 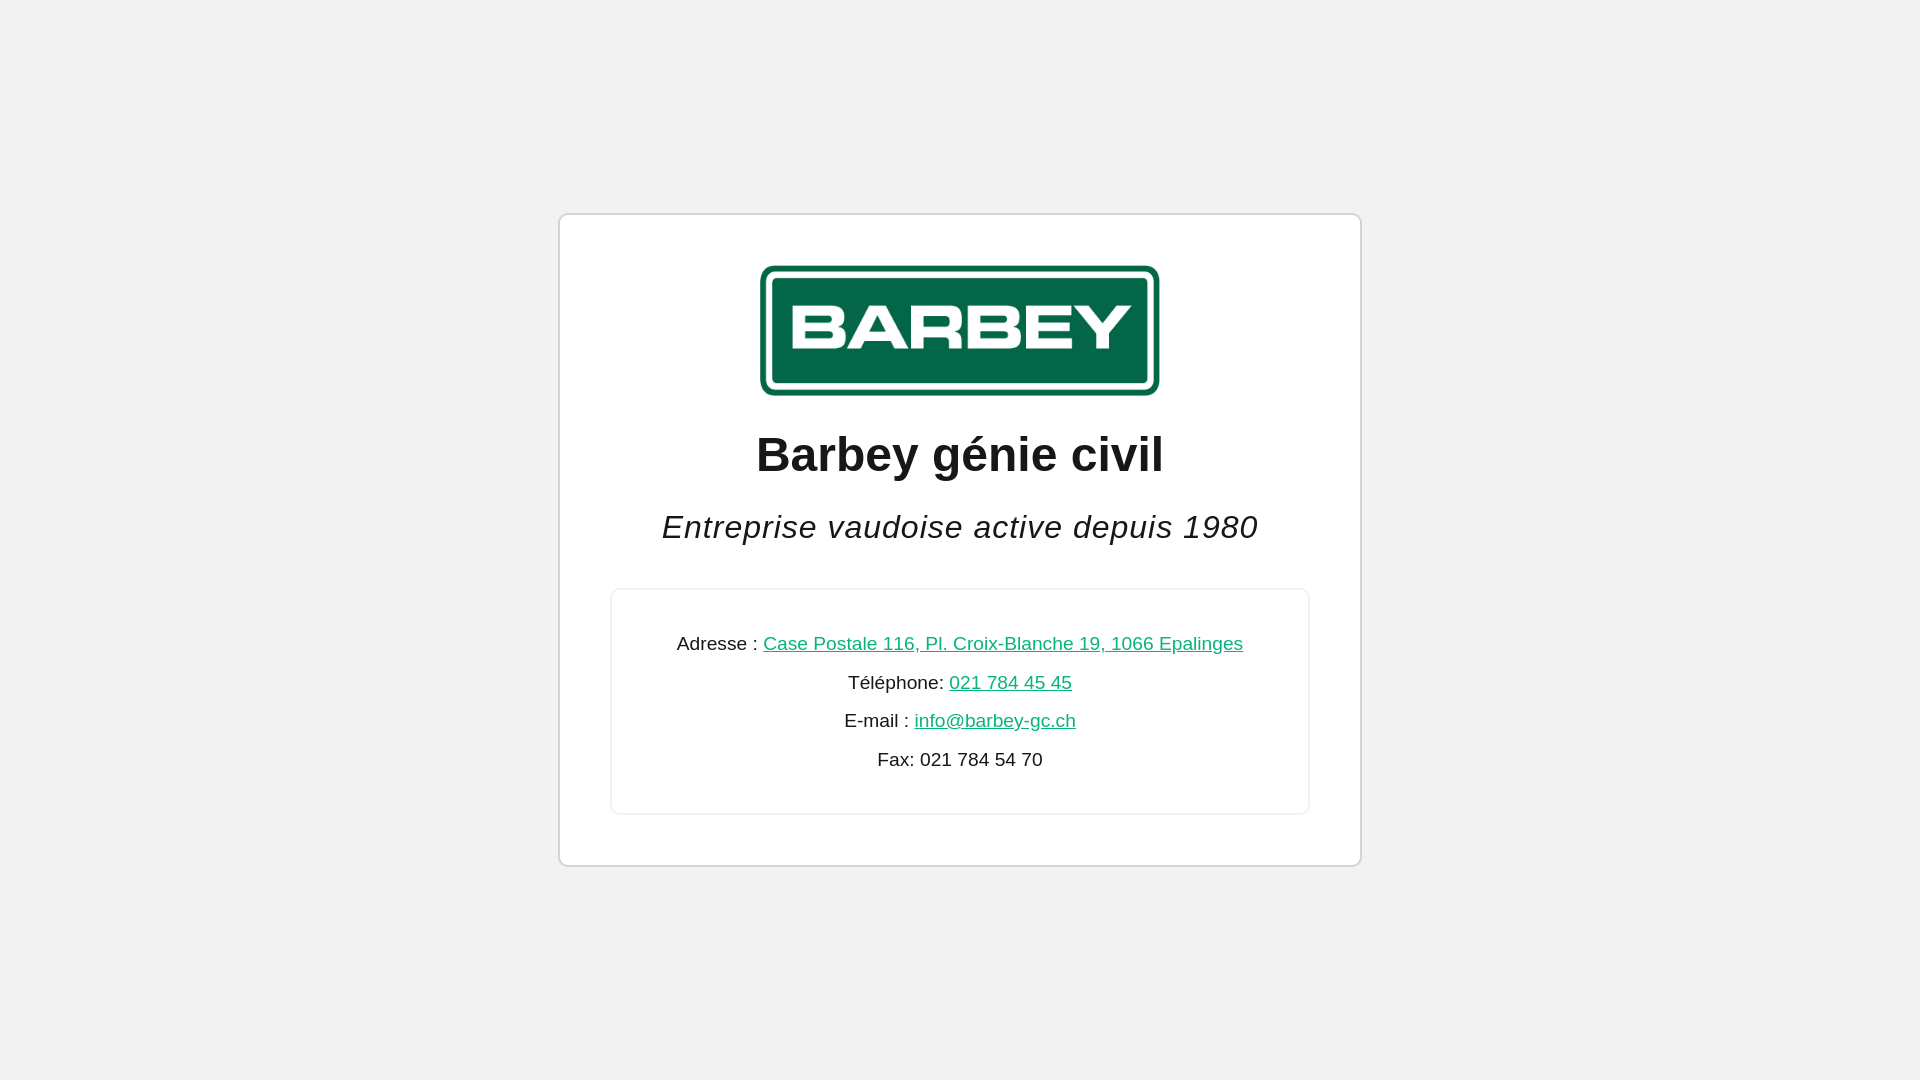 What do you see at coordinates (1003, 643) in the screenshot?
I see `'Case Postale 116, Pl. Croix-Blanche 19, 1066 Epalinges'` at bounding box center [1003, 643].